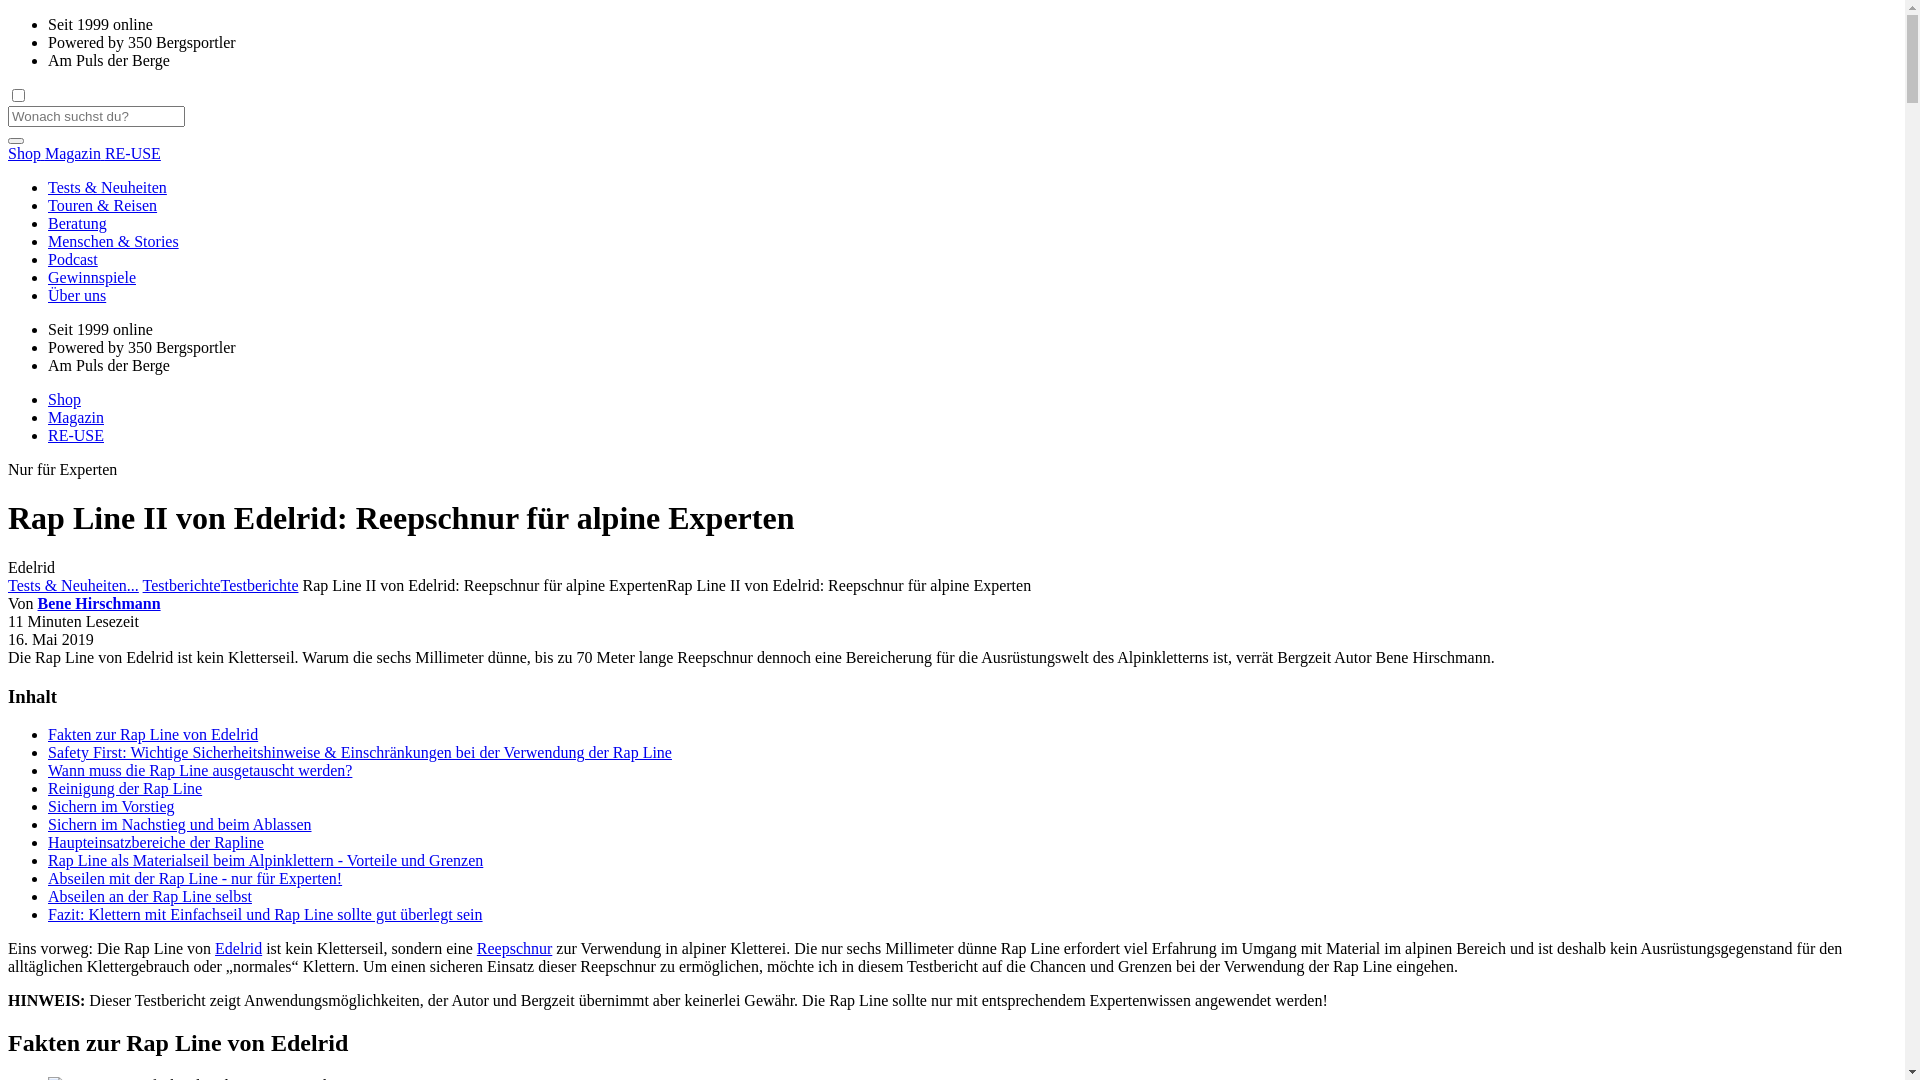 This screenshot has height=1080, width=1920. Describe the element at coordinates (64, 399) in the screenshot. I see `'Shop'` at that location.